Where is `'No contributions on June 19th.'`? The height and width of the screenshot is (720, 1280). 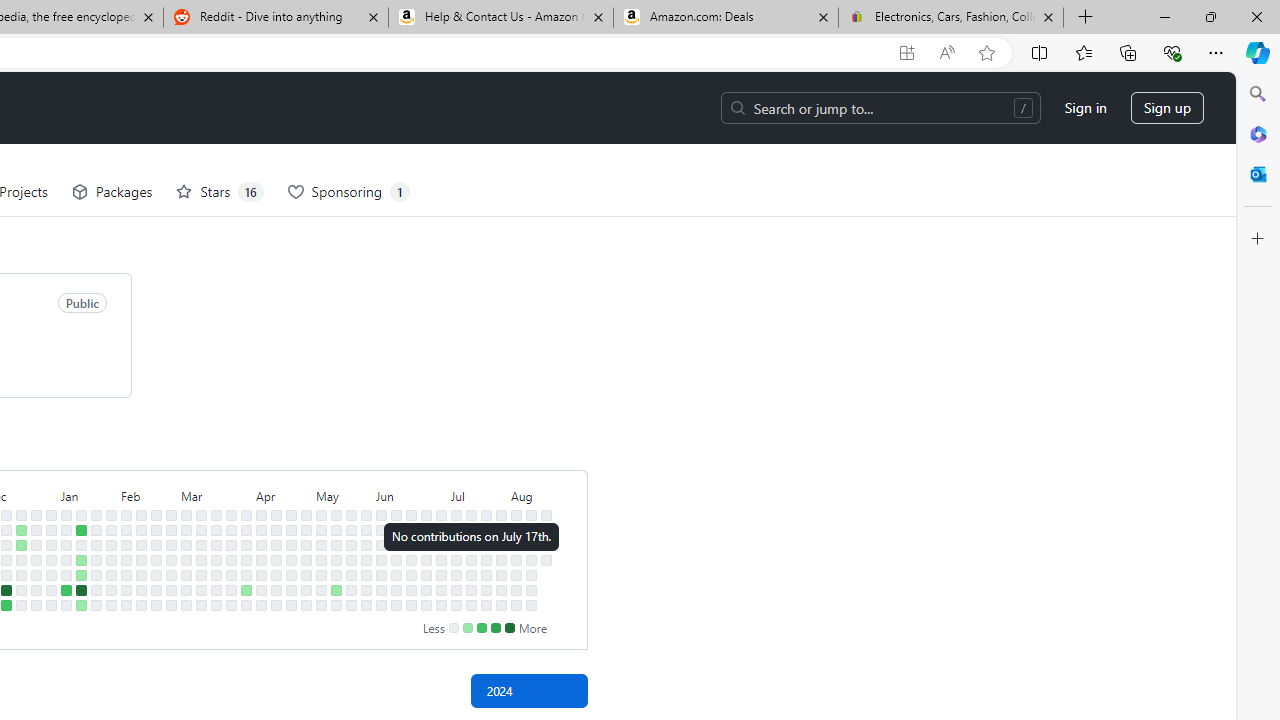
'No contributions on June 19th.' is located at coordinates (410, 559).